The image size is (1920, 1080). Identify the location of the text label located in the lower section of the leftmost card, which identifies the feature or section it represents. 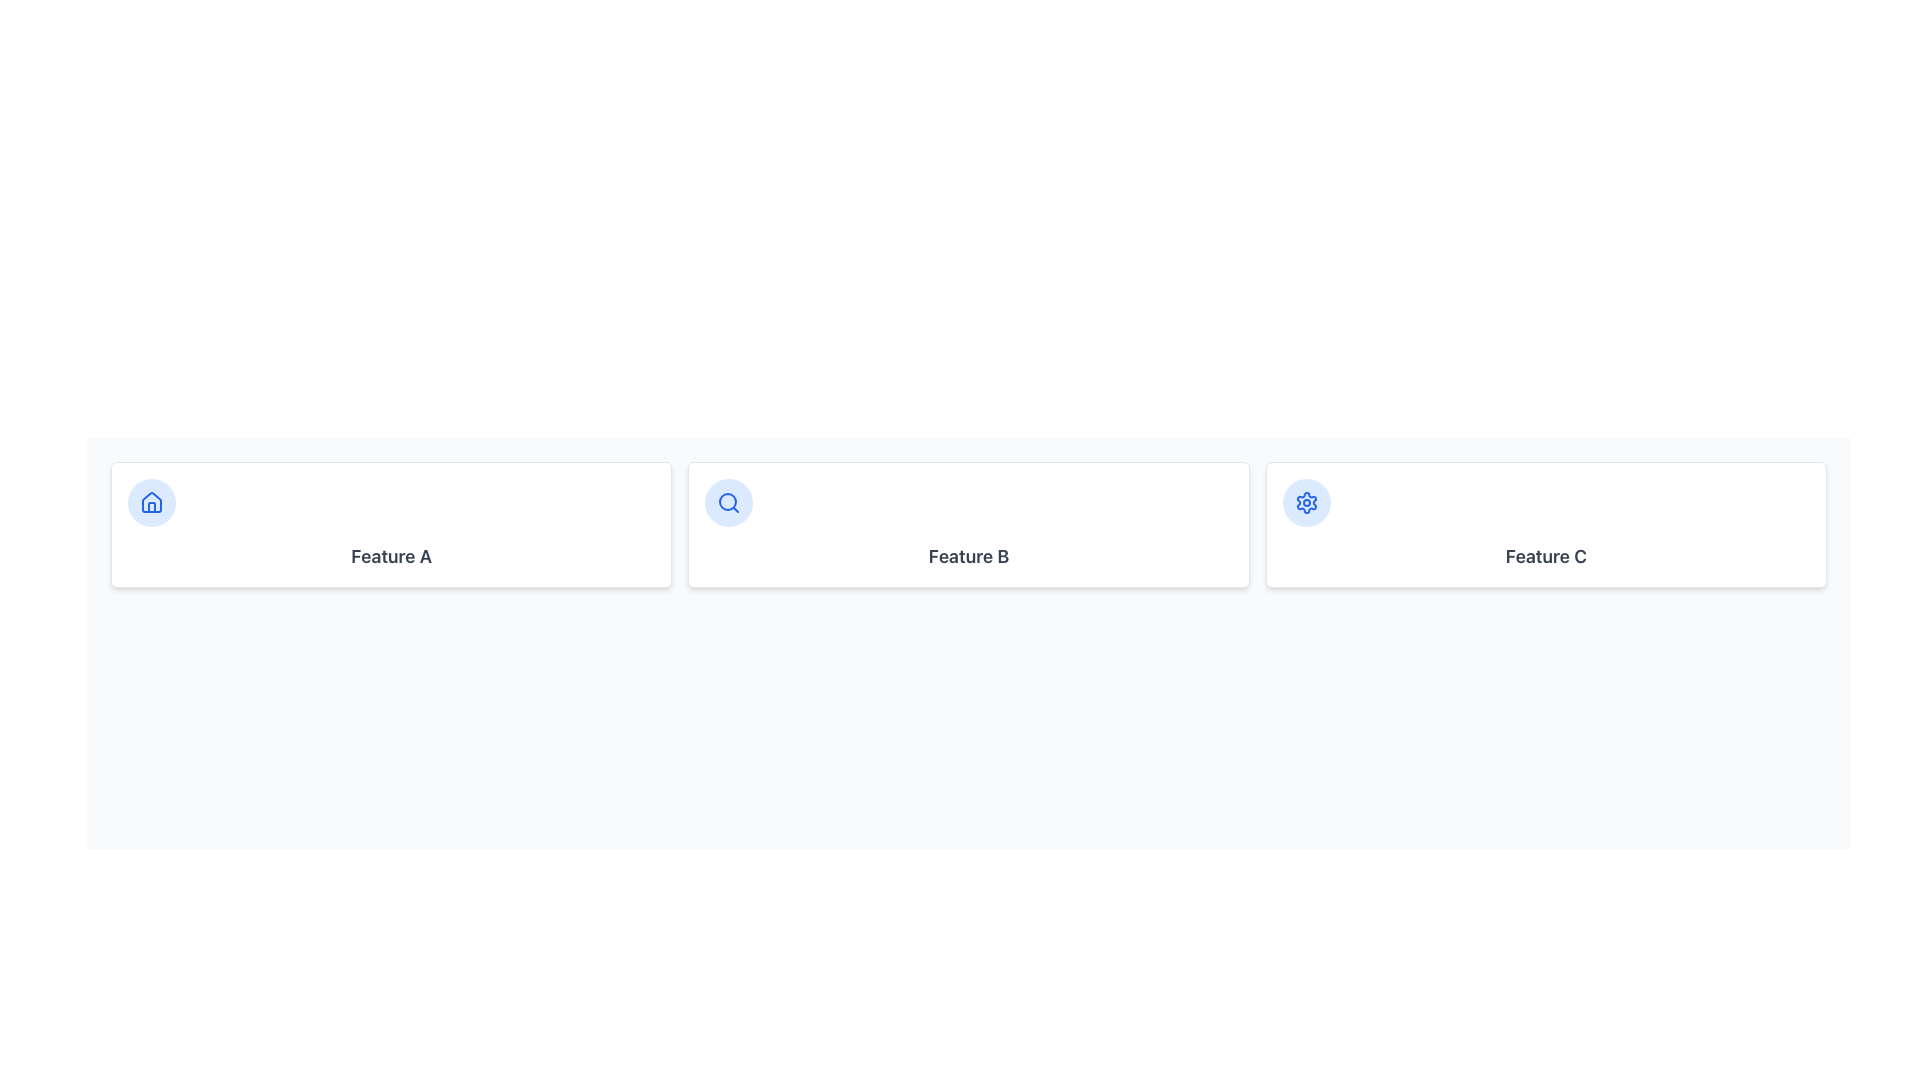
(391, 556).